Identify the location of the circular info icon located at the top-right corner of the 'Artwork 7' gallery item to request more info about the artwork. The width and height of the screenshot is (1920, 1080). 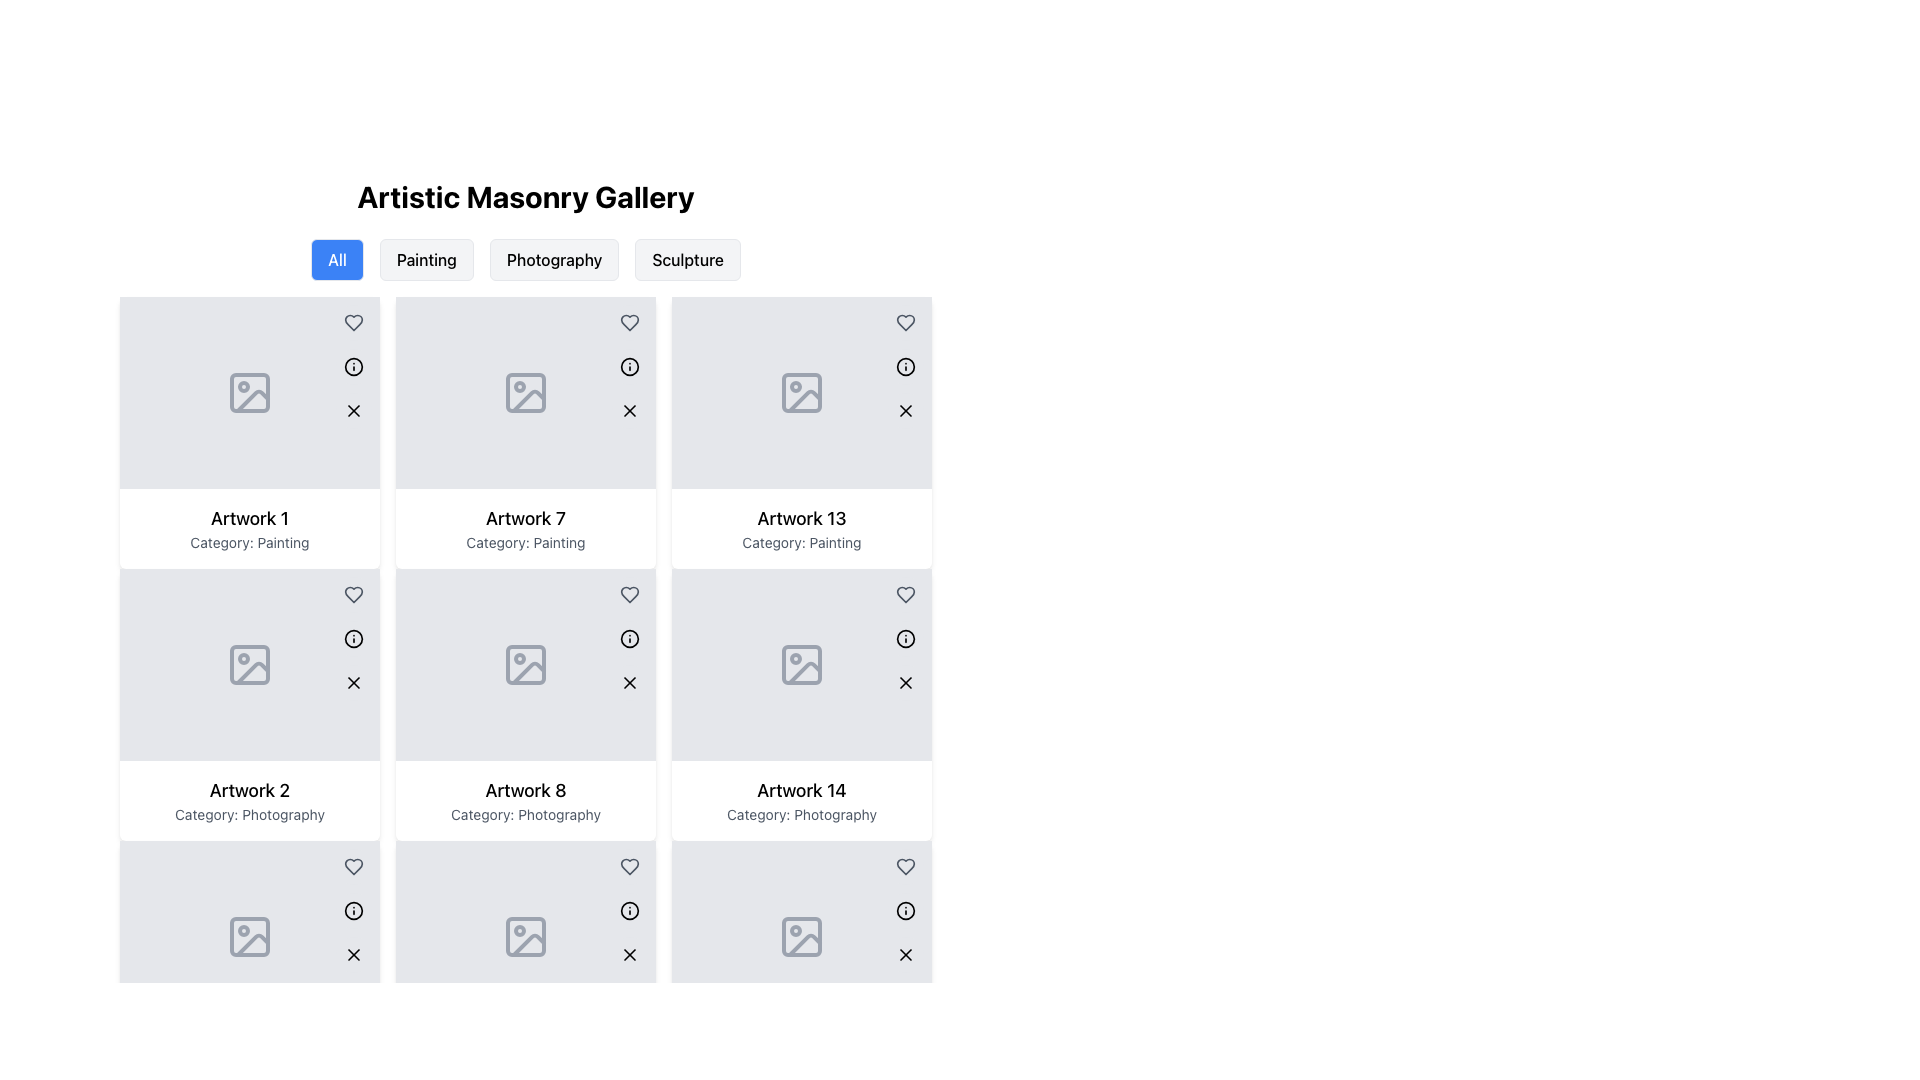
(628, 366).